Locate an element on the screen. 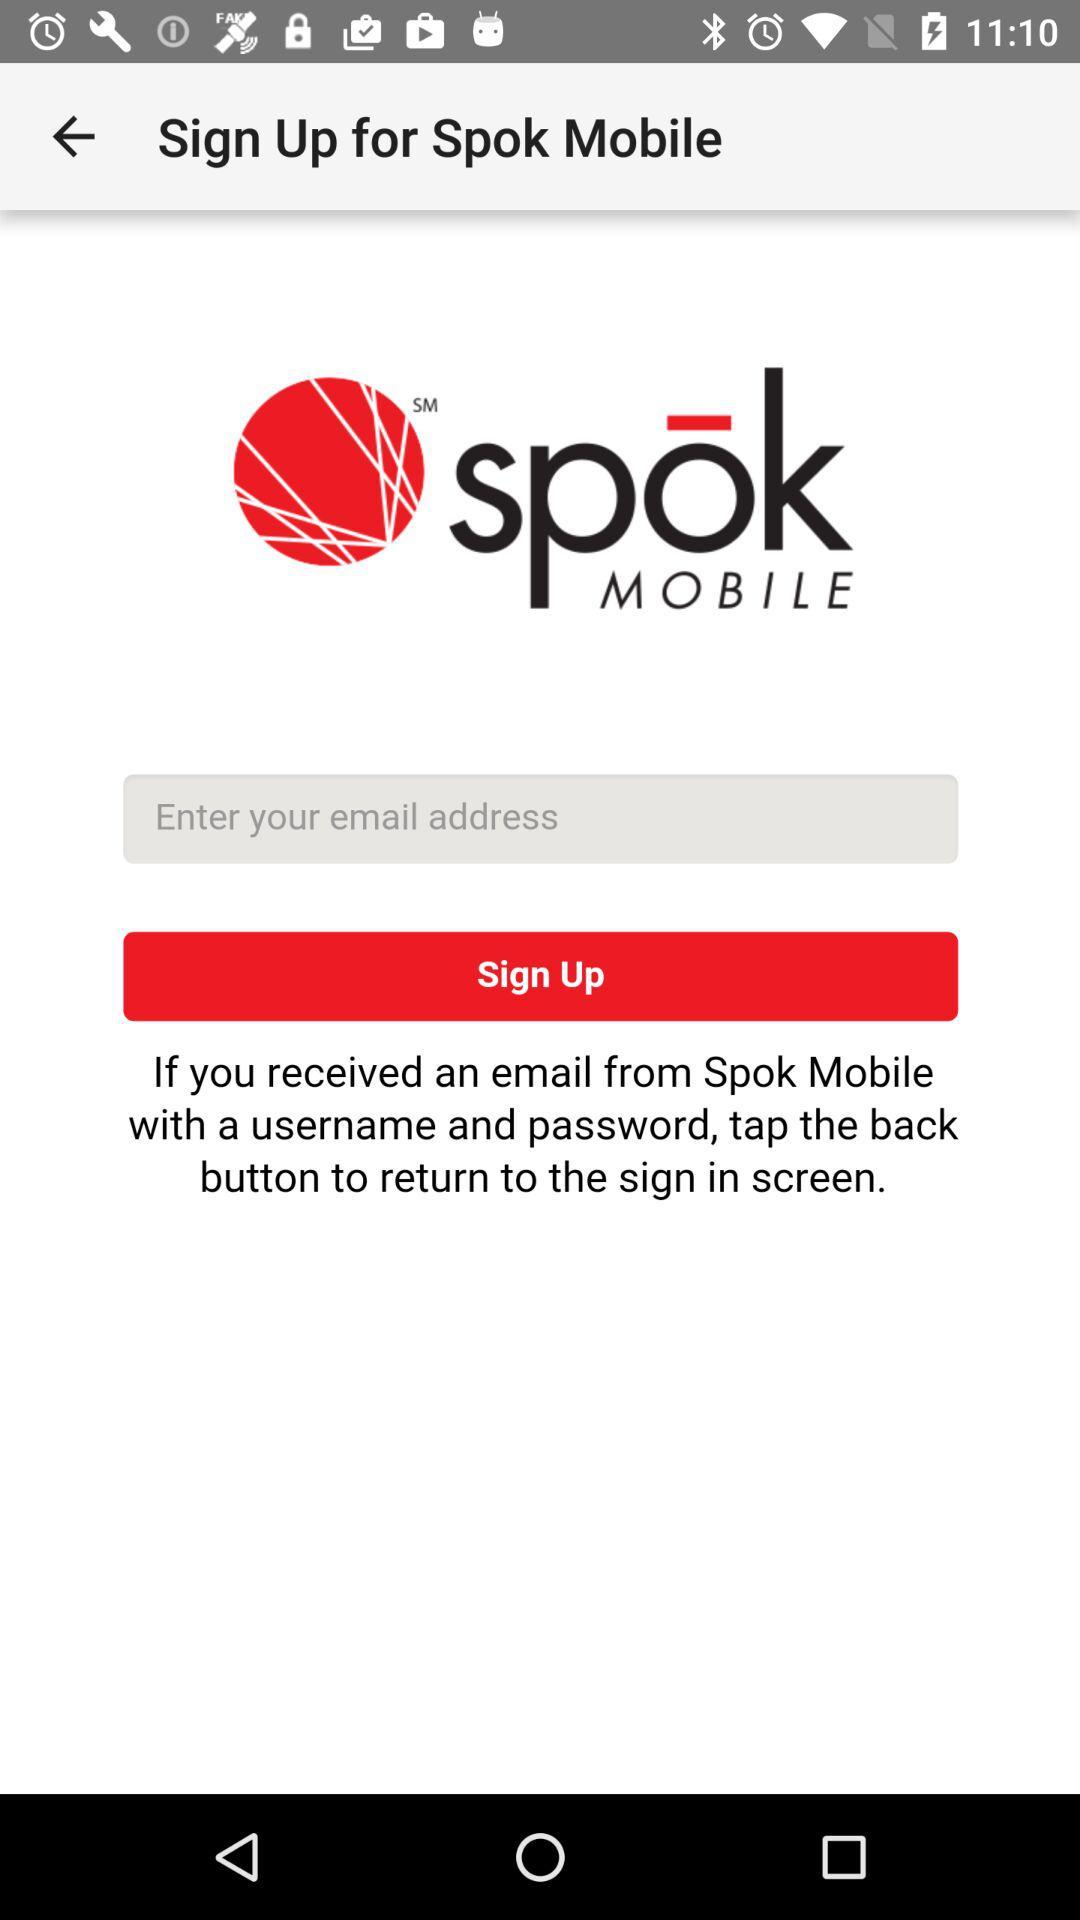 Image resolution: width=1080 pixels, height=1920 pixels. login or sign up is located at coordinates (540, 1002).